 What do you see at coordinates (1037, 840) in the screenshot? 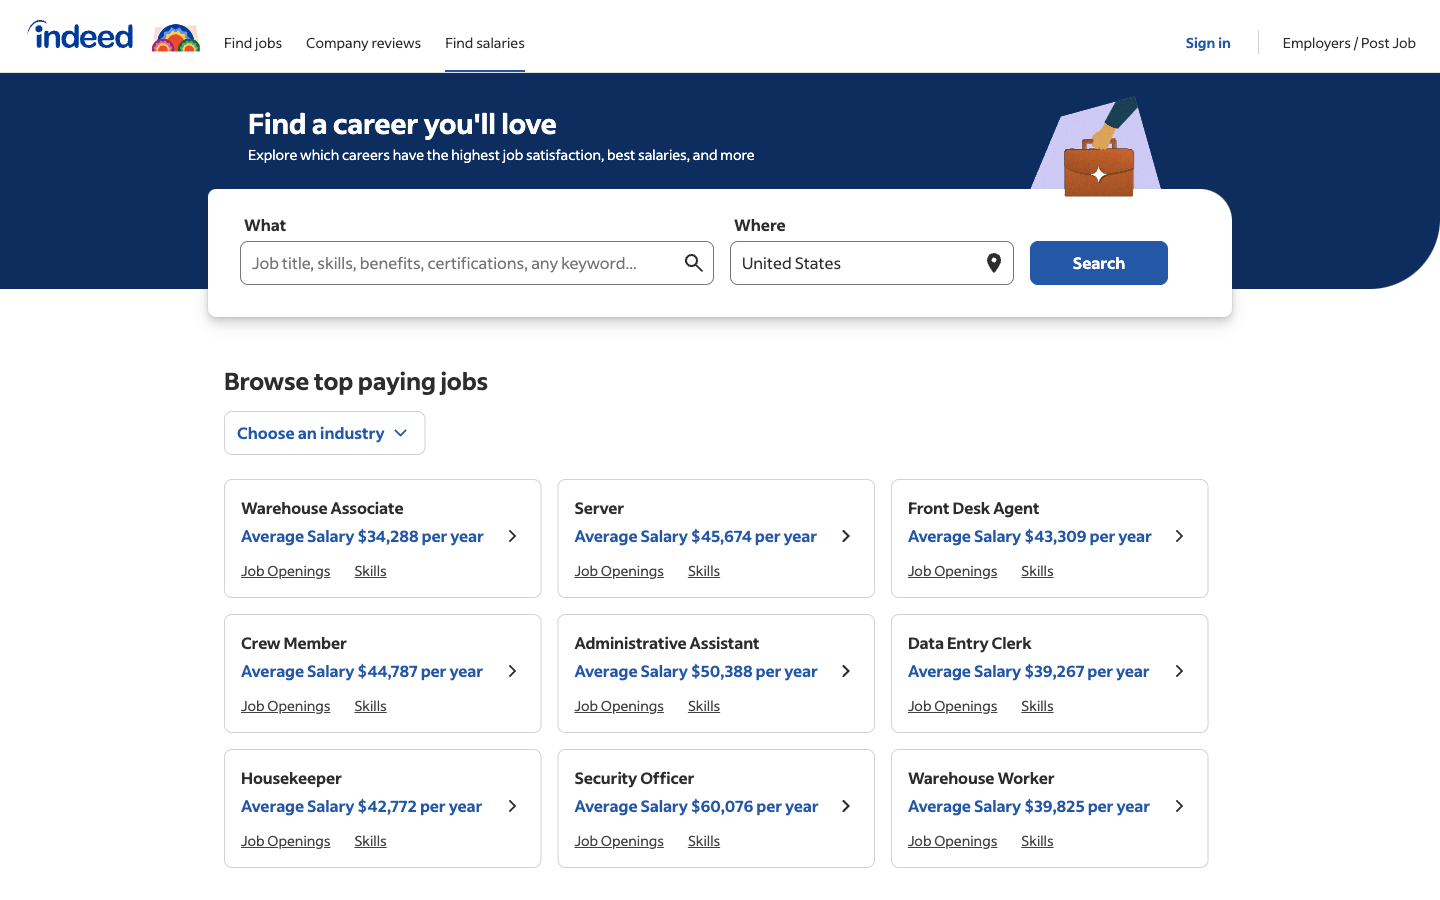
I see `Ascertain the abilities and skills necessary for the position of "Administrative Assistant` at bounding box center [1037, 840].